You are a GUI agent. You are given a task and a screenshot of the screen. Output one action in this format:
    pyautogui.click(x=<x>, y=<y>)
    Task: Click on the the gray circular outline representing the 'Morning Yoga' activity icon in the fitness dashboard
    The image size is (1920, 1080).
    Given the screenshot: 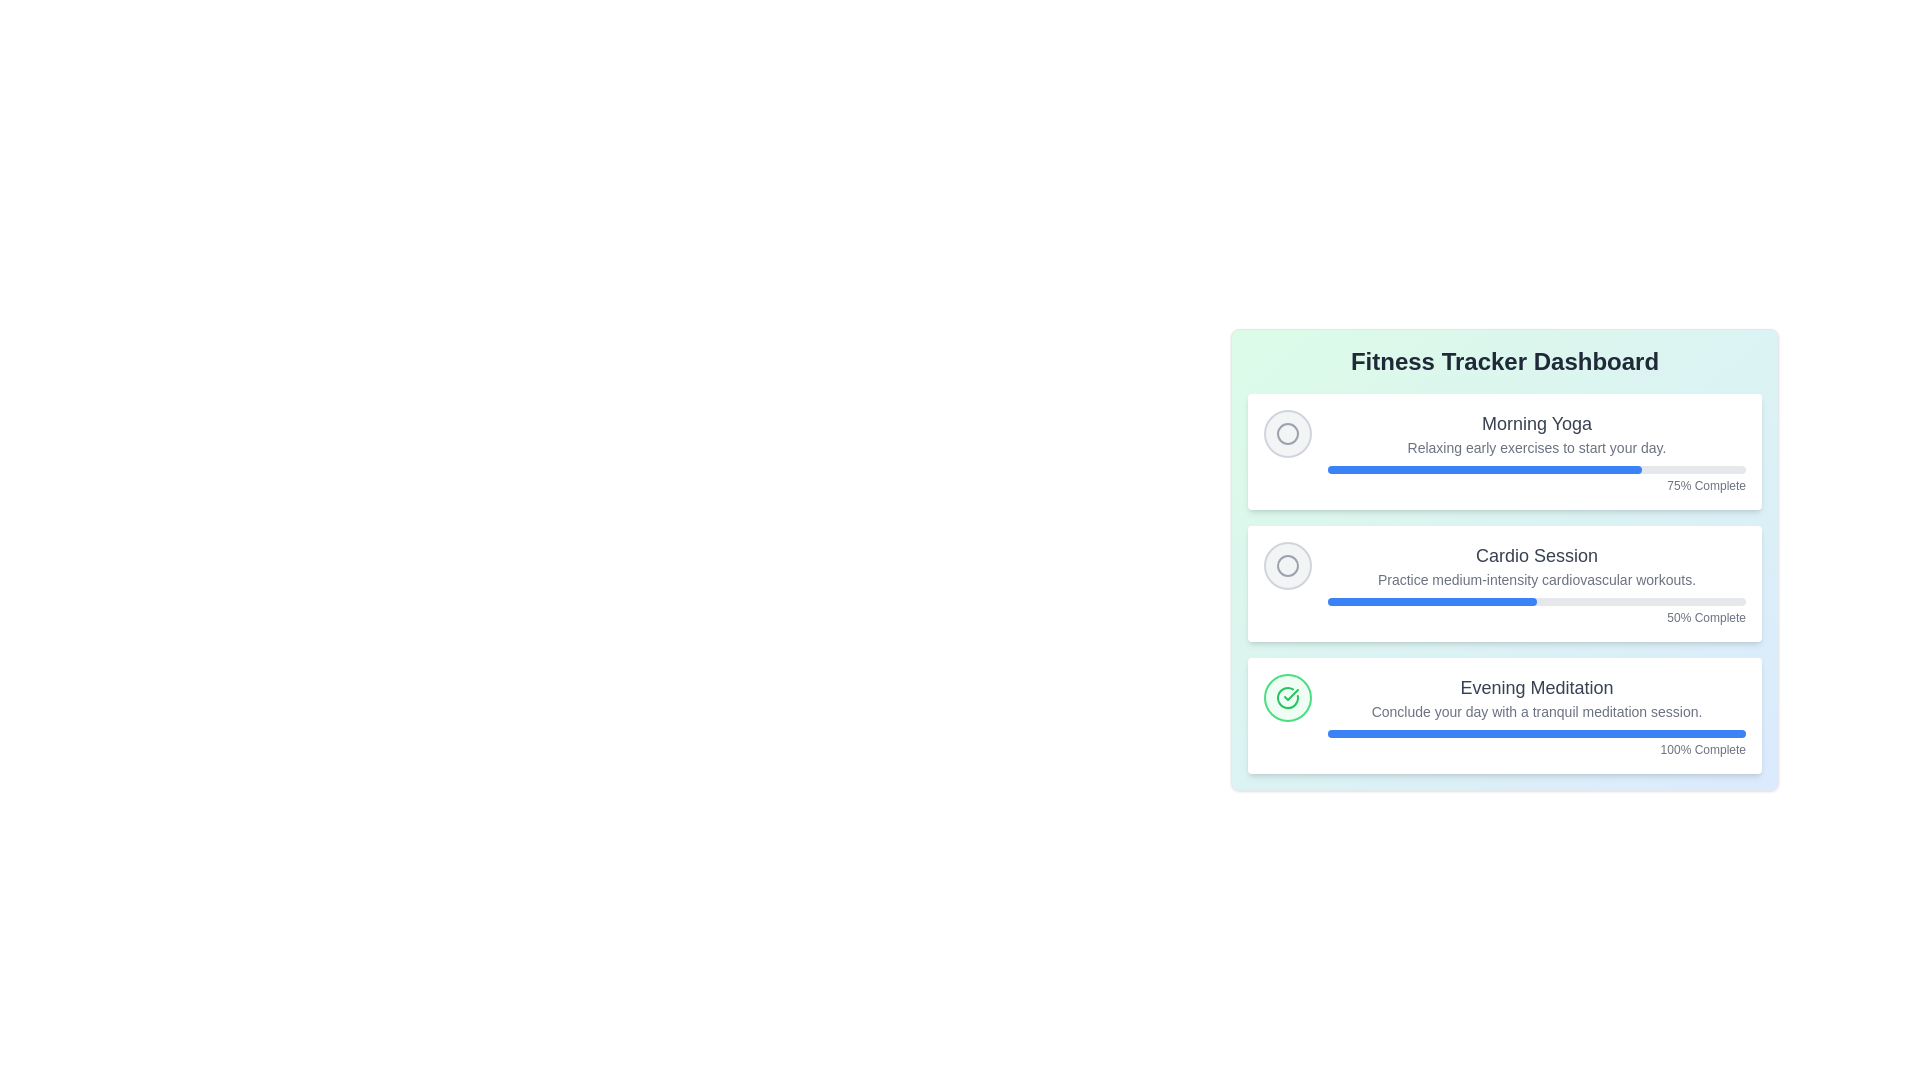 What is the action you would take?
    pyautogui.click(x=1287, y=433)
    